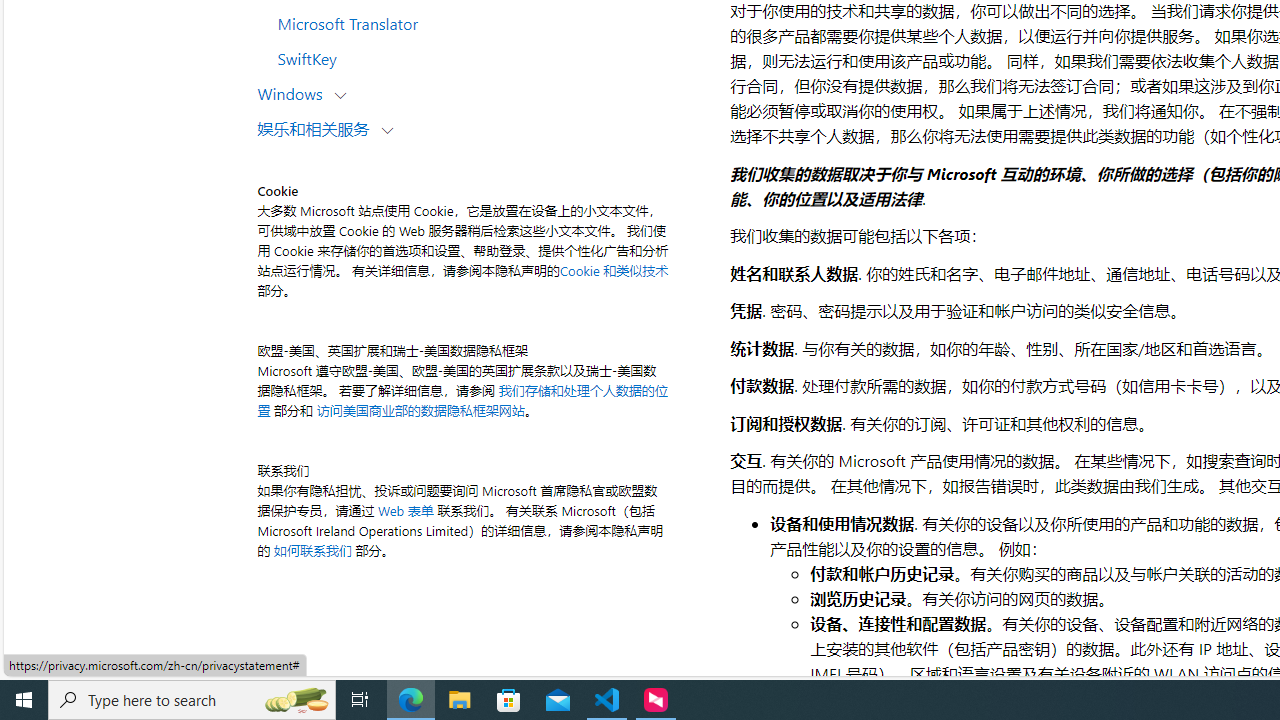 The height and width of the screenshot is (720, 1280). I want to click on 'Windows', so click(294, 92).